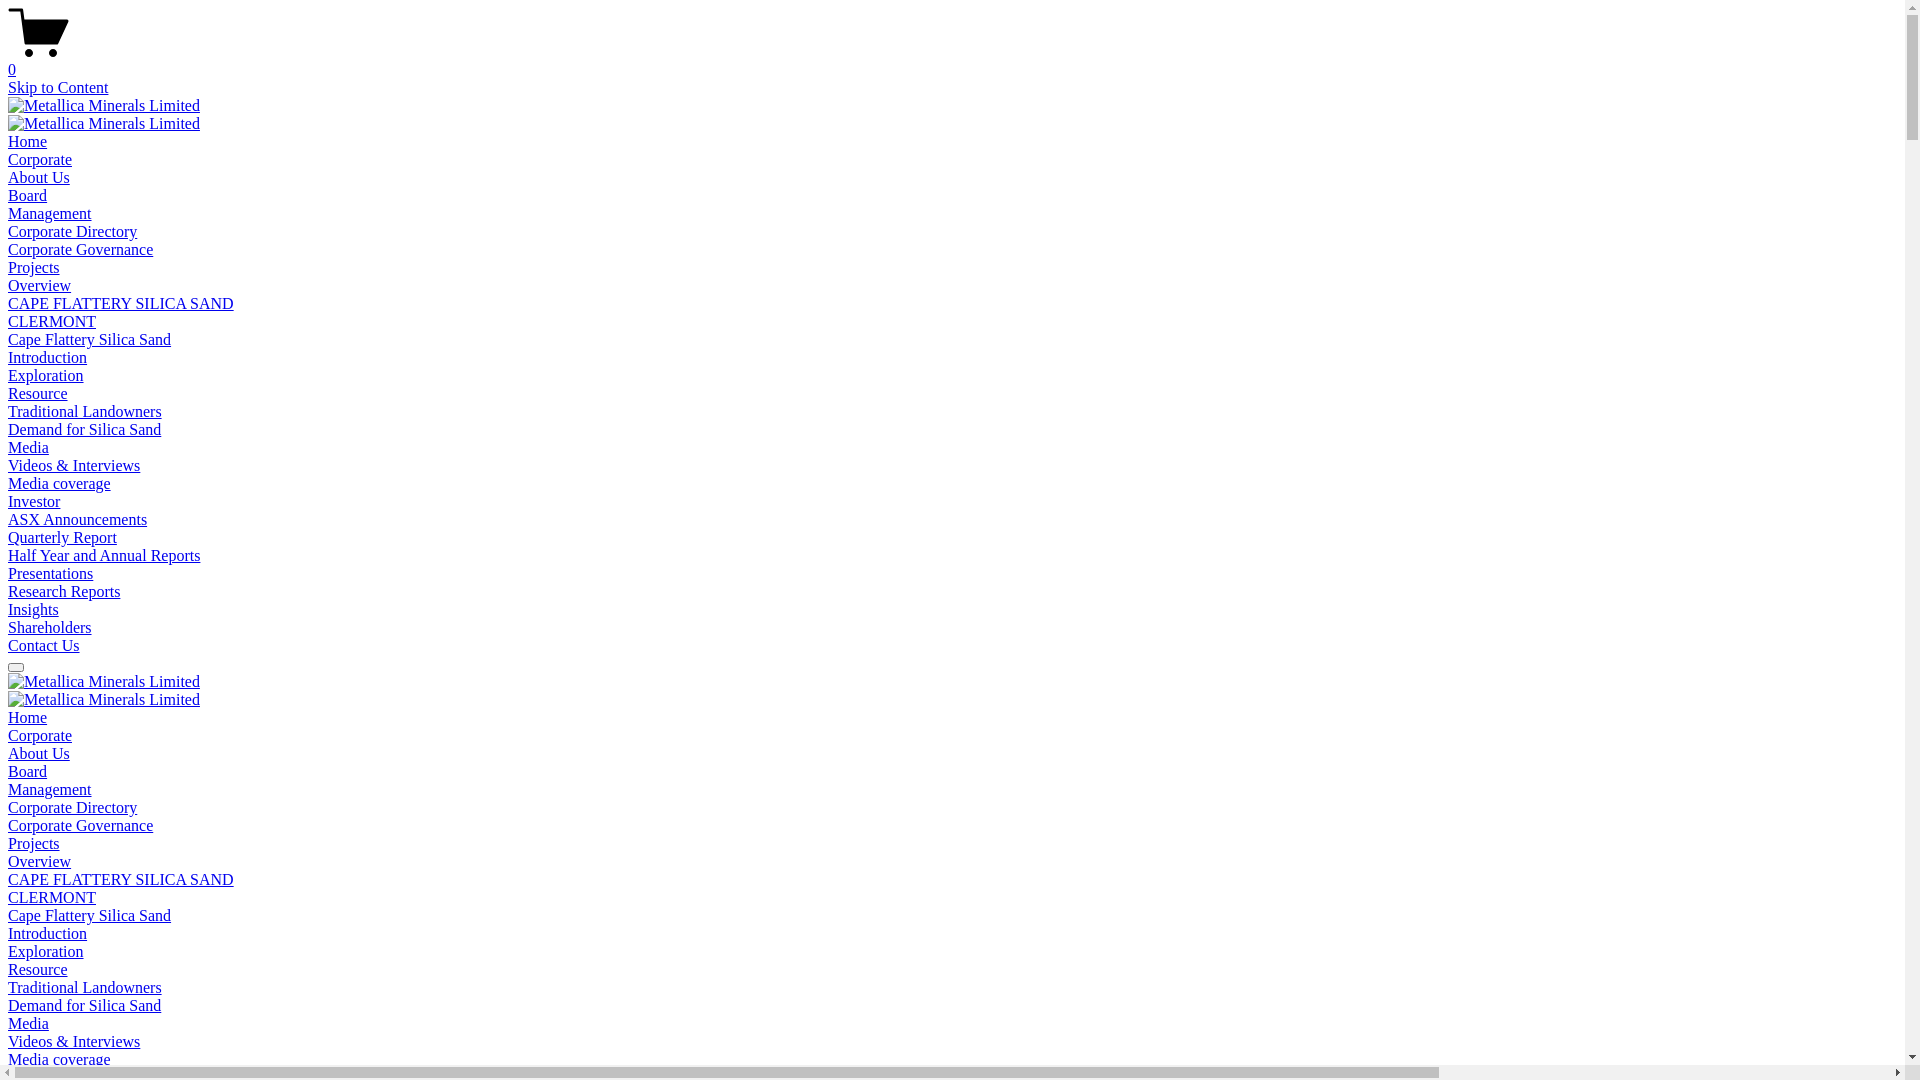  Describe the element at coordinates (8, 1023) in the screenshot. I see `'Media'` at that location.